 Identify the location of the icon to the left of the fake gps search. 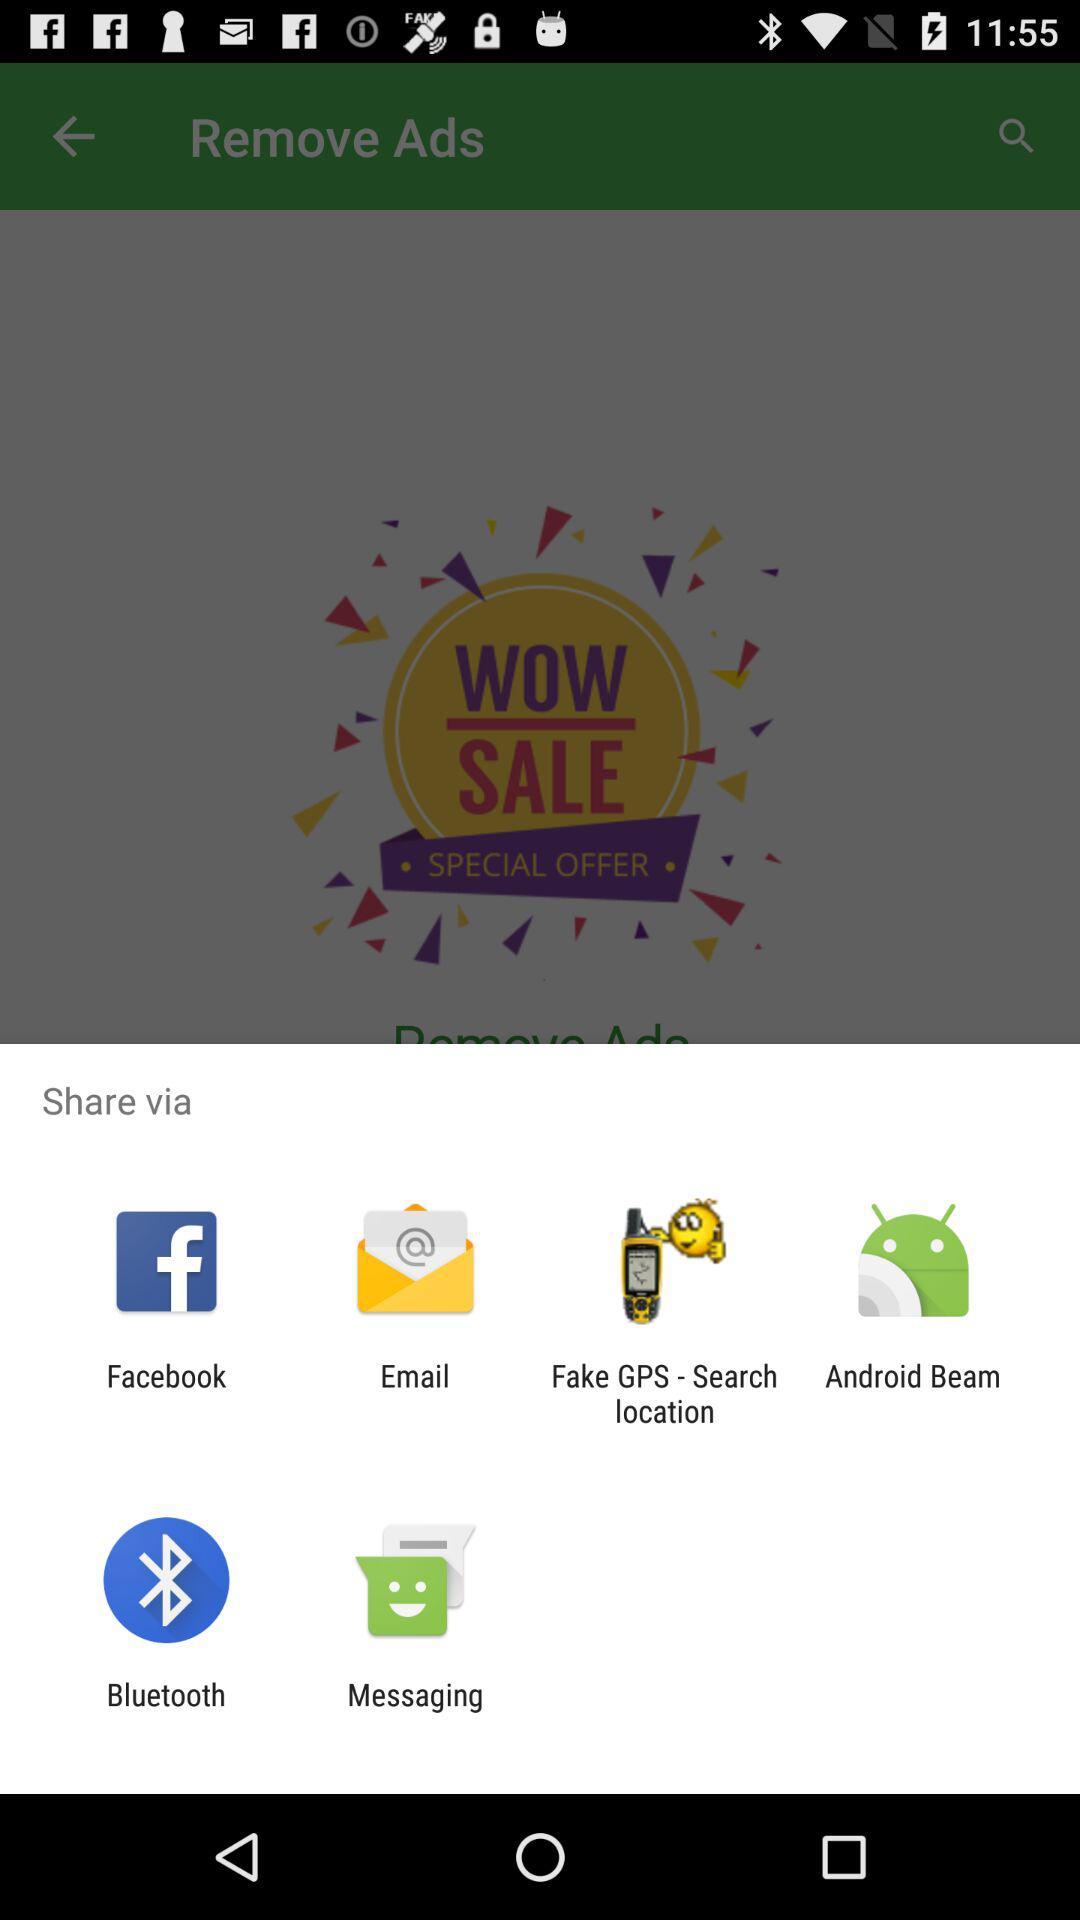
(414, 1392).